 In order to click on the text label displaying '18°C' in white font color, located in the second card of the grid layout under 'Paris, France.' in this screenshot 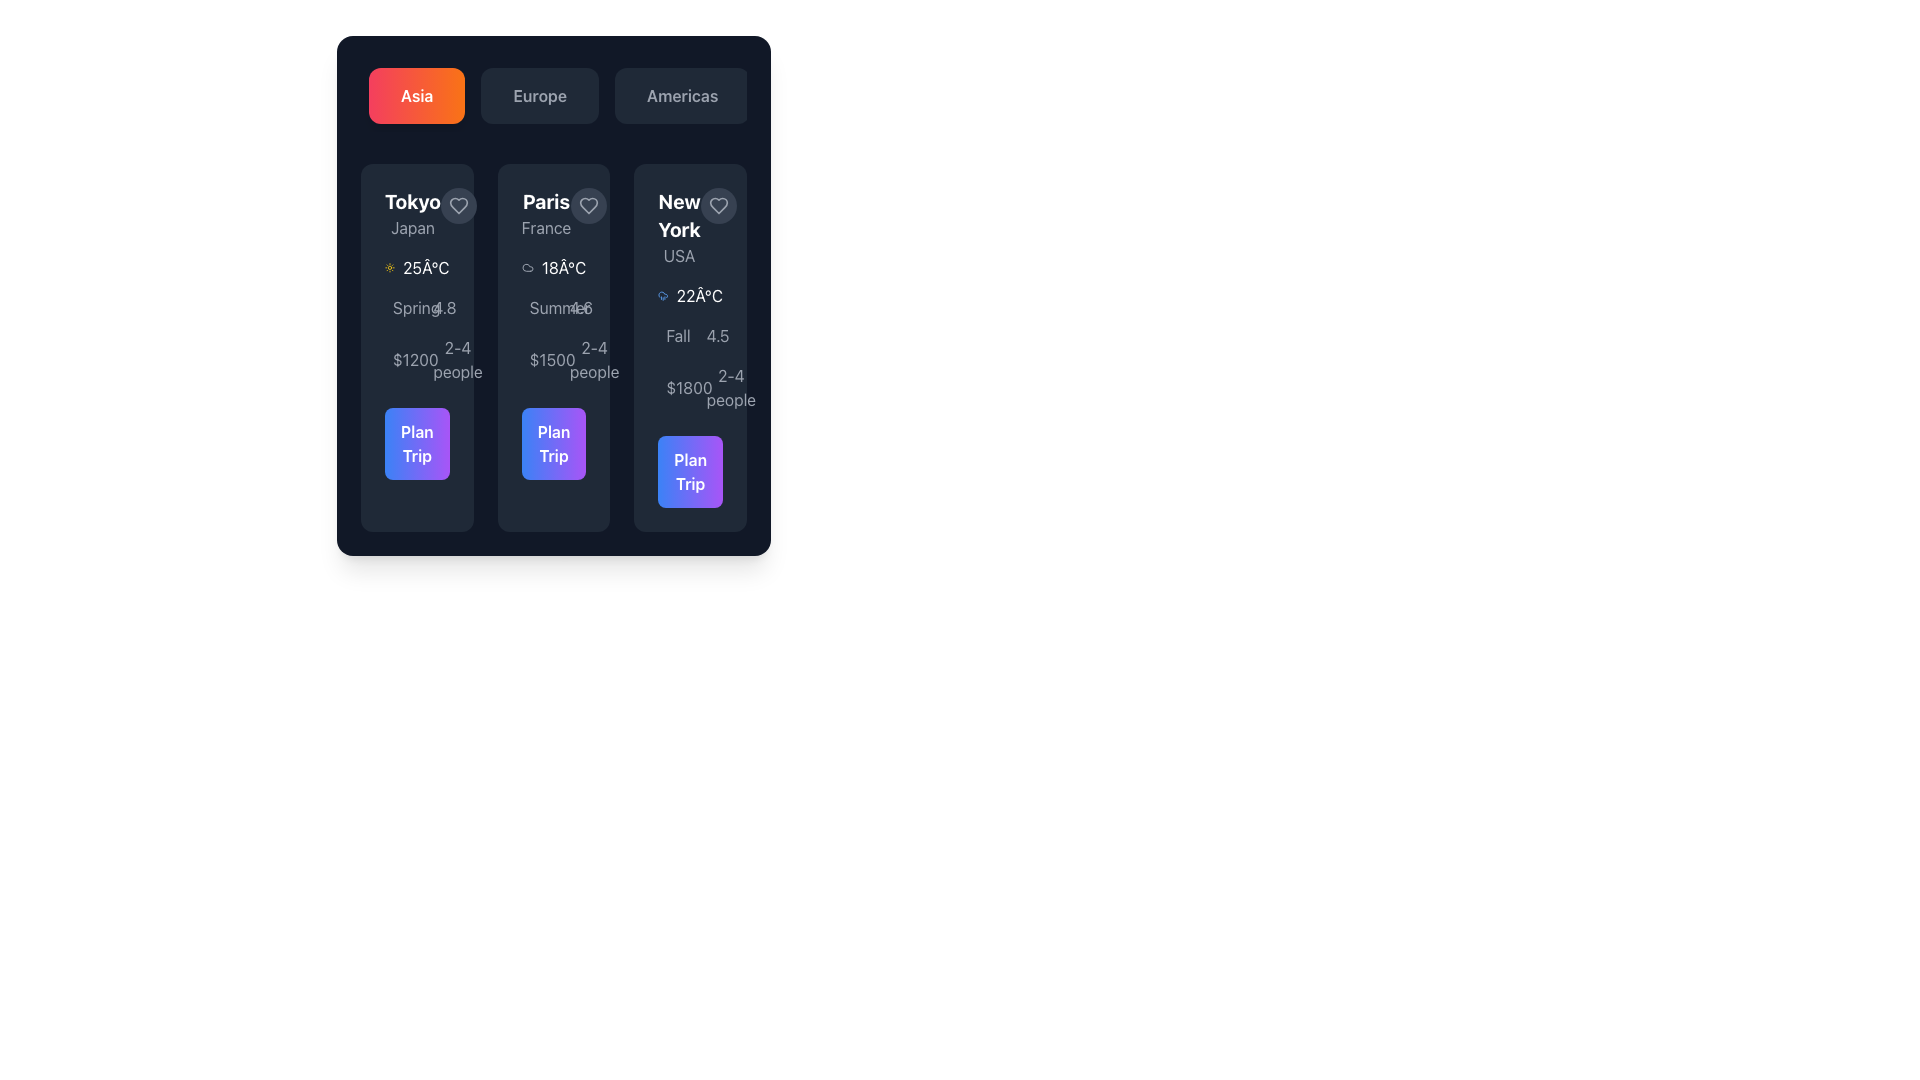, I will do `click(563, 266)`.